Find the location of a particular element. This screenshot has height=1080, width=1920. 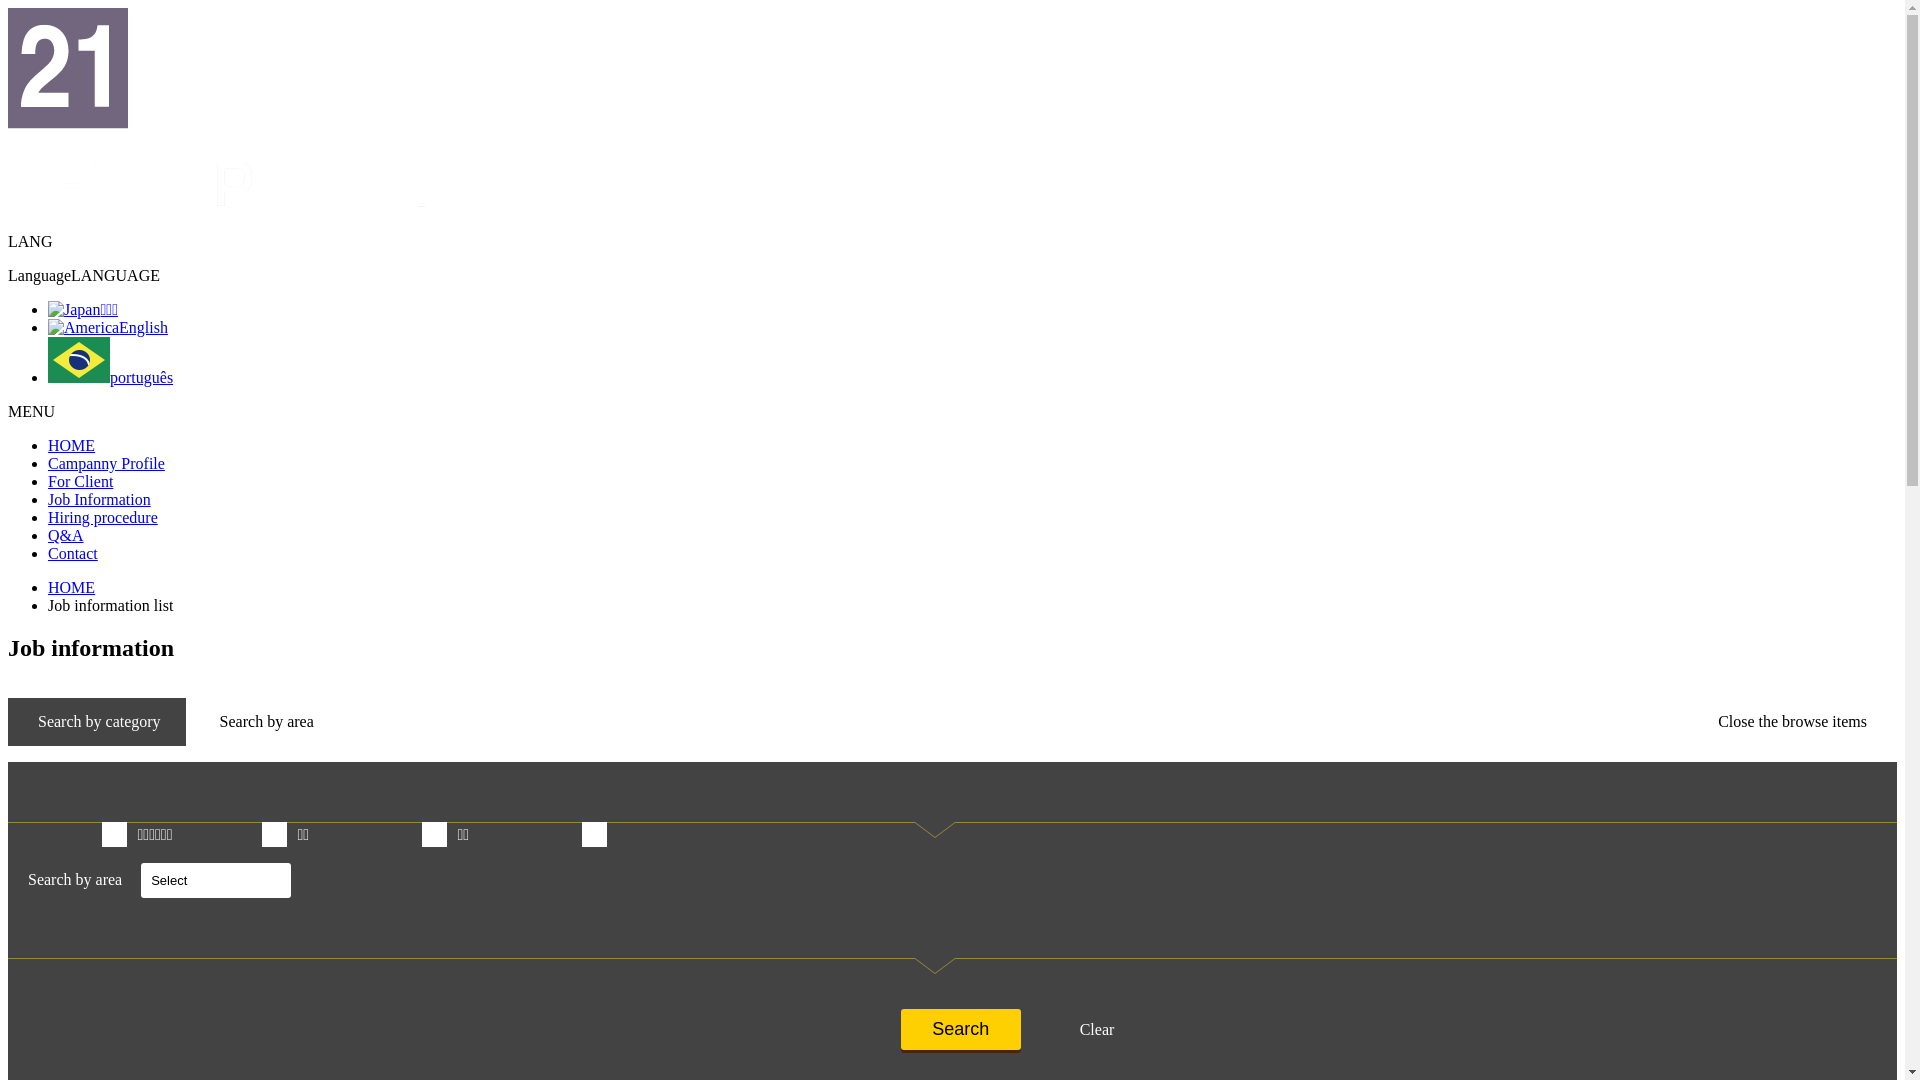

'Search' is located at coordinates (960, 1029).